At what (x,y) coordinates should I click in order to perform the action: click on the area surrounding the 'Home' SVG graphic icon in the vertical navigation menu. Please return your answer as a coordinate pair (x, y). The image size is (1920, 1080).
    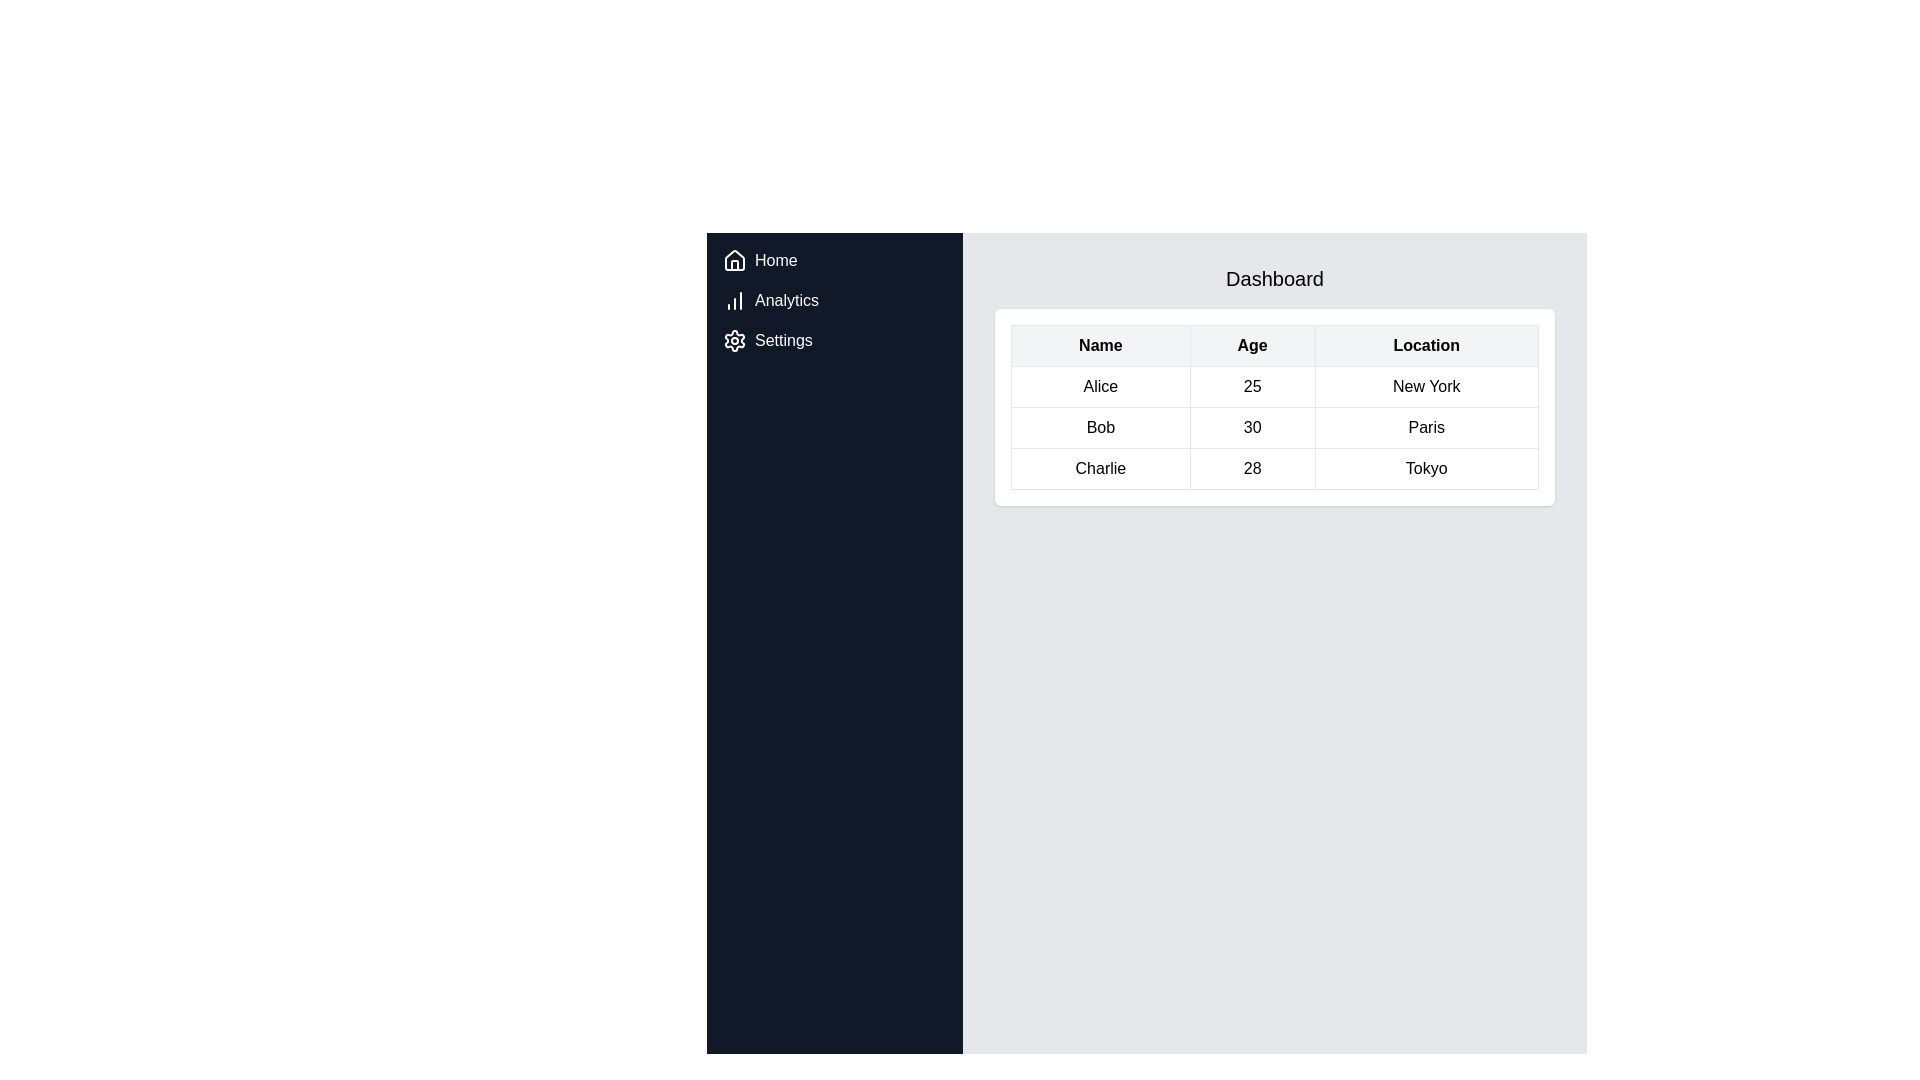
    Looking at the image, I should click on (733, 260).